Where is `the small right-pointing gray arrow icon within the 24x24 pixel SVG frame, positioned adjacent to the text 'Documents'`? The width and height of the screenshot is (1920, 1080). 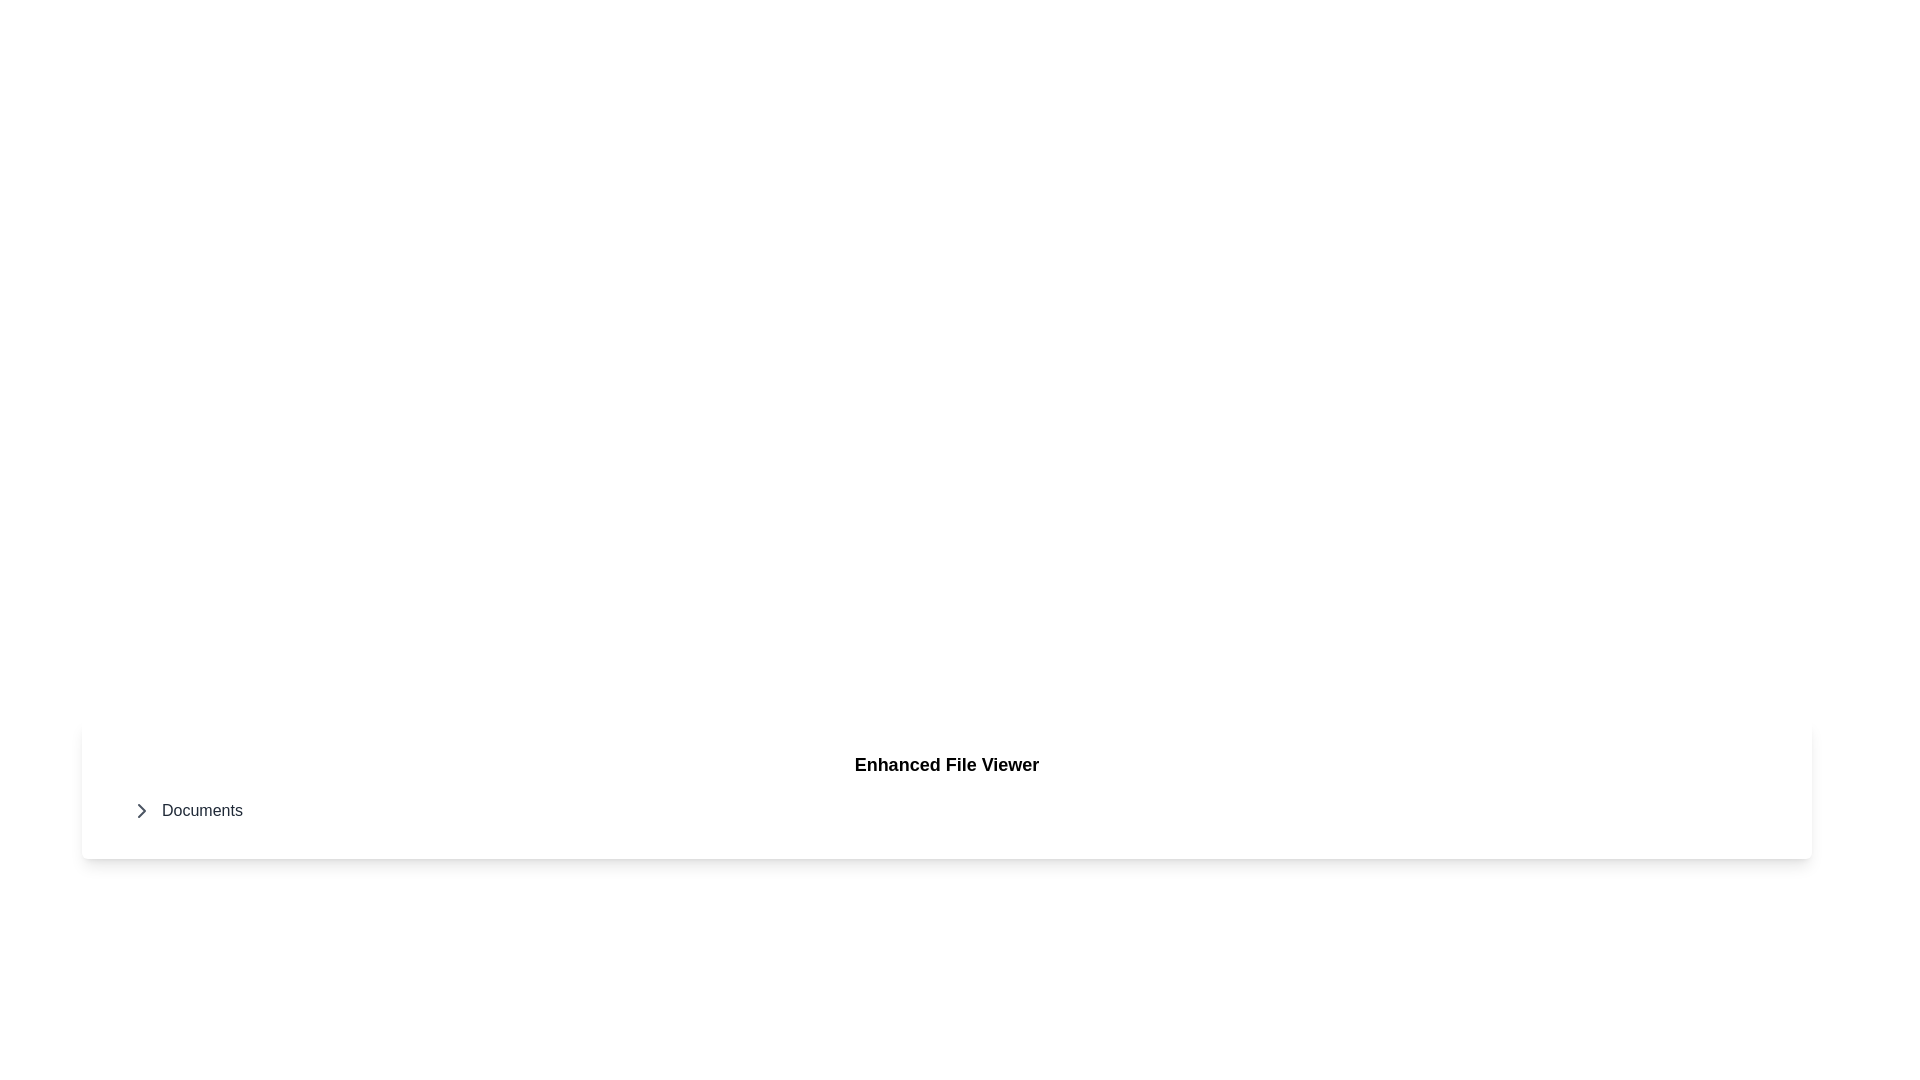
the small right-pointing gray arrow icon within the 24x24 pixel SVG frame, positioned adjacent to the text 'Documents' is located at coordinates (141, 810).